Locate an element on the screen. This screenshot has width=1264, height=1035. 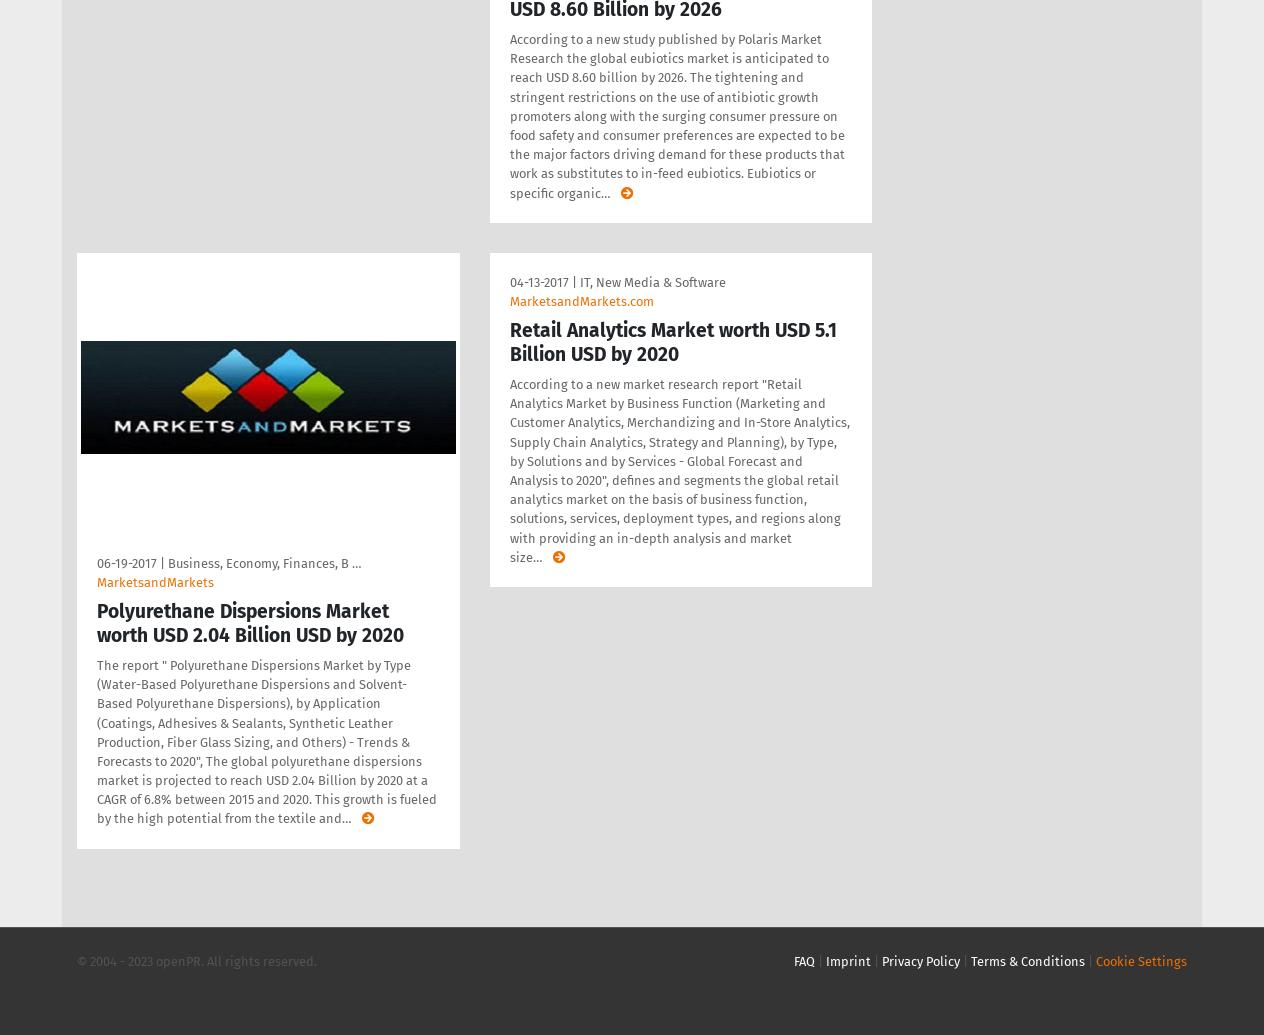
'06-19-2017' is located at coordinates (126, 561).